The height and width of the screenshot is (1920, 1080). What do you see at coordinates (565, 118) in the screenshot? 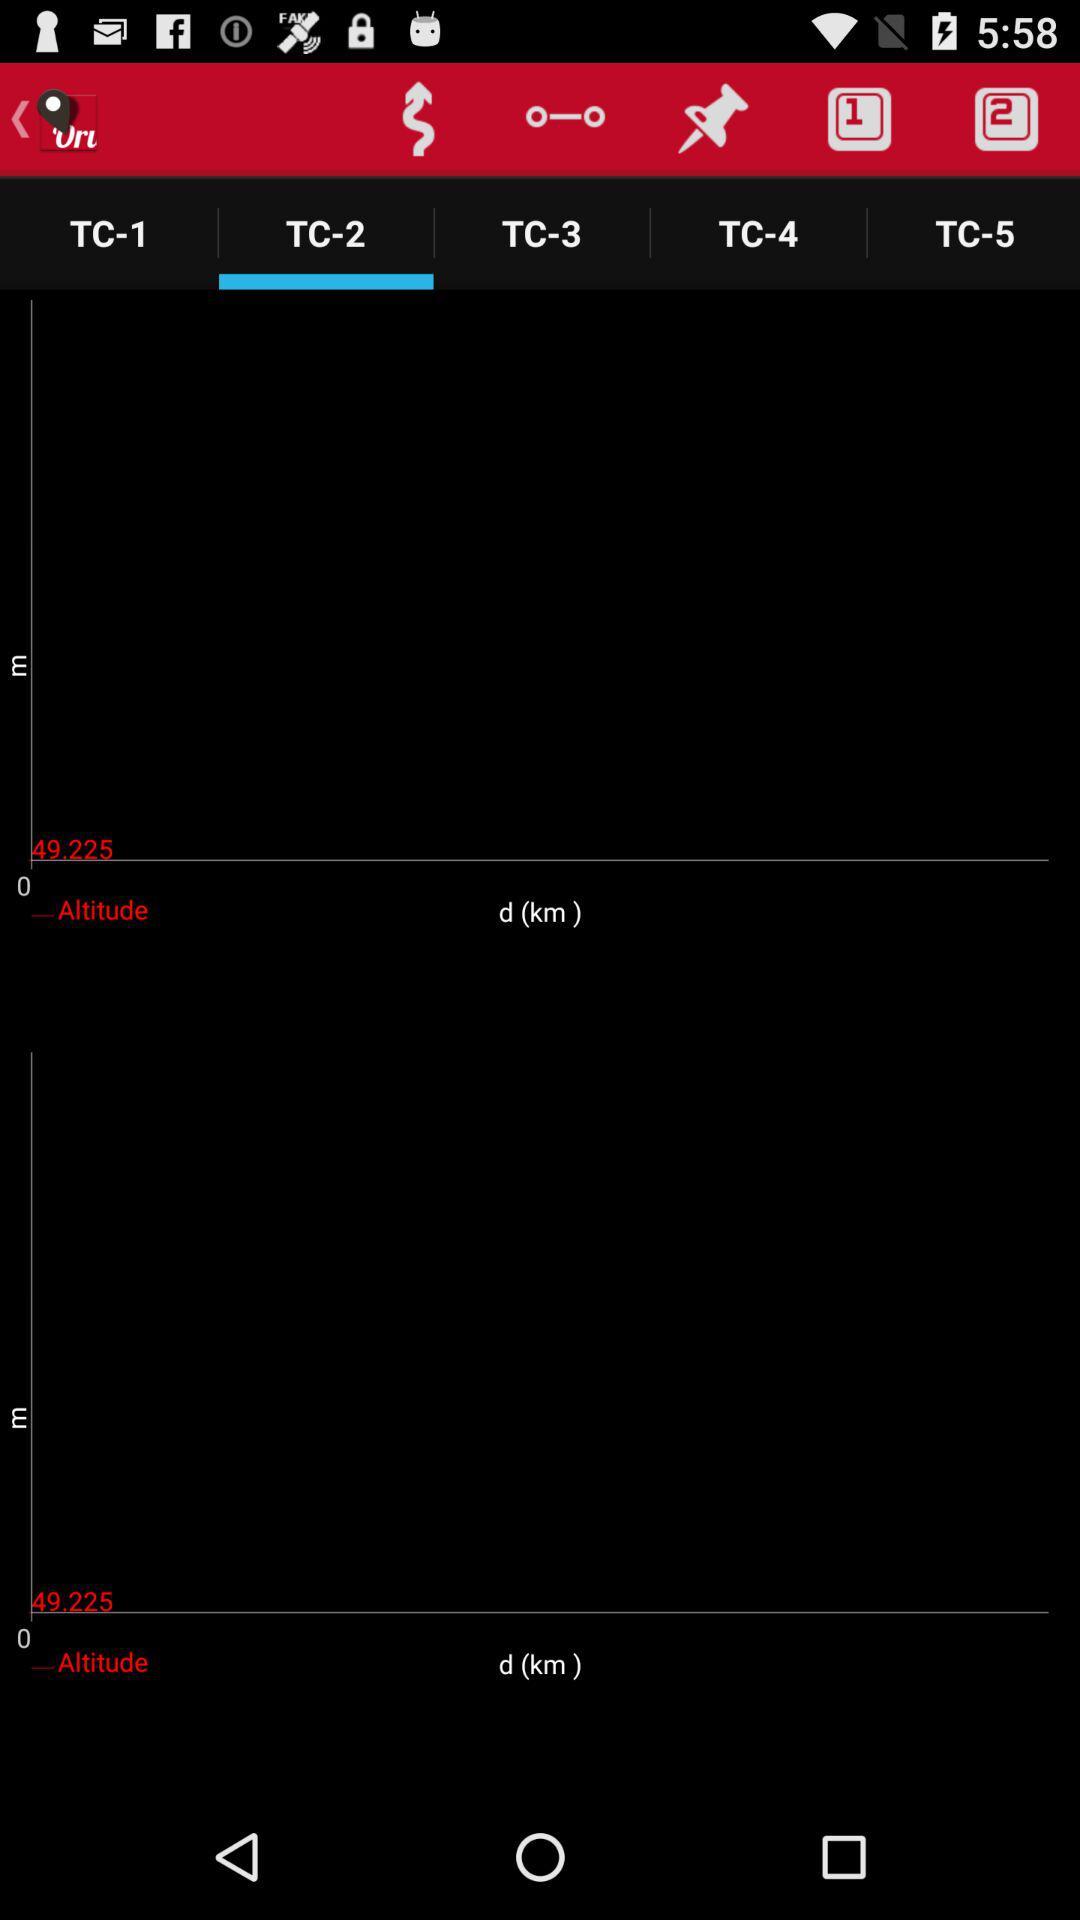
I see `app above the tc-3 item` at bounding box center [565, 118].